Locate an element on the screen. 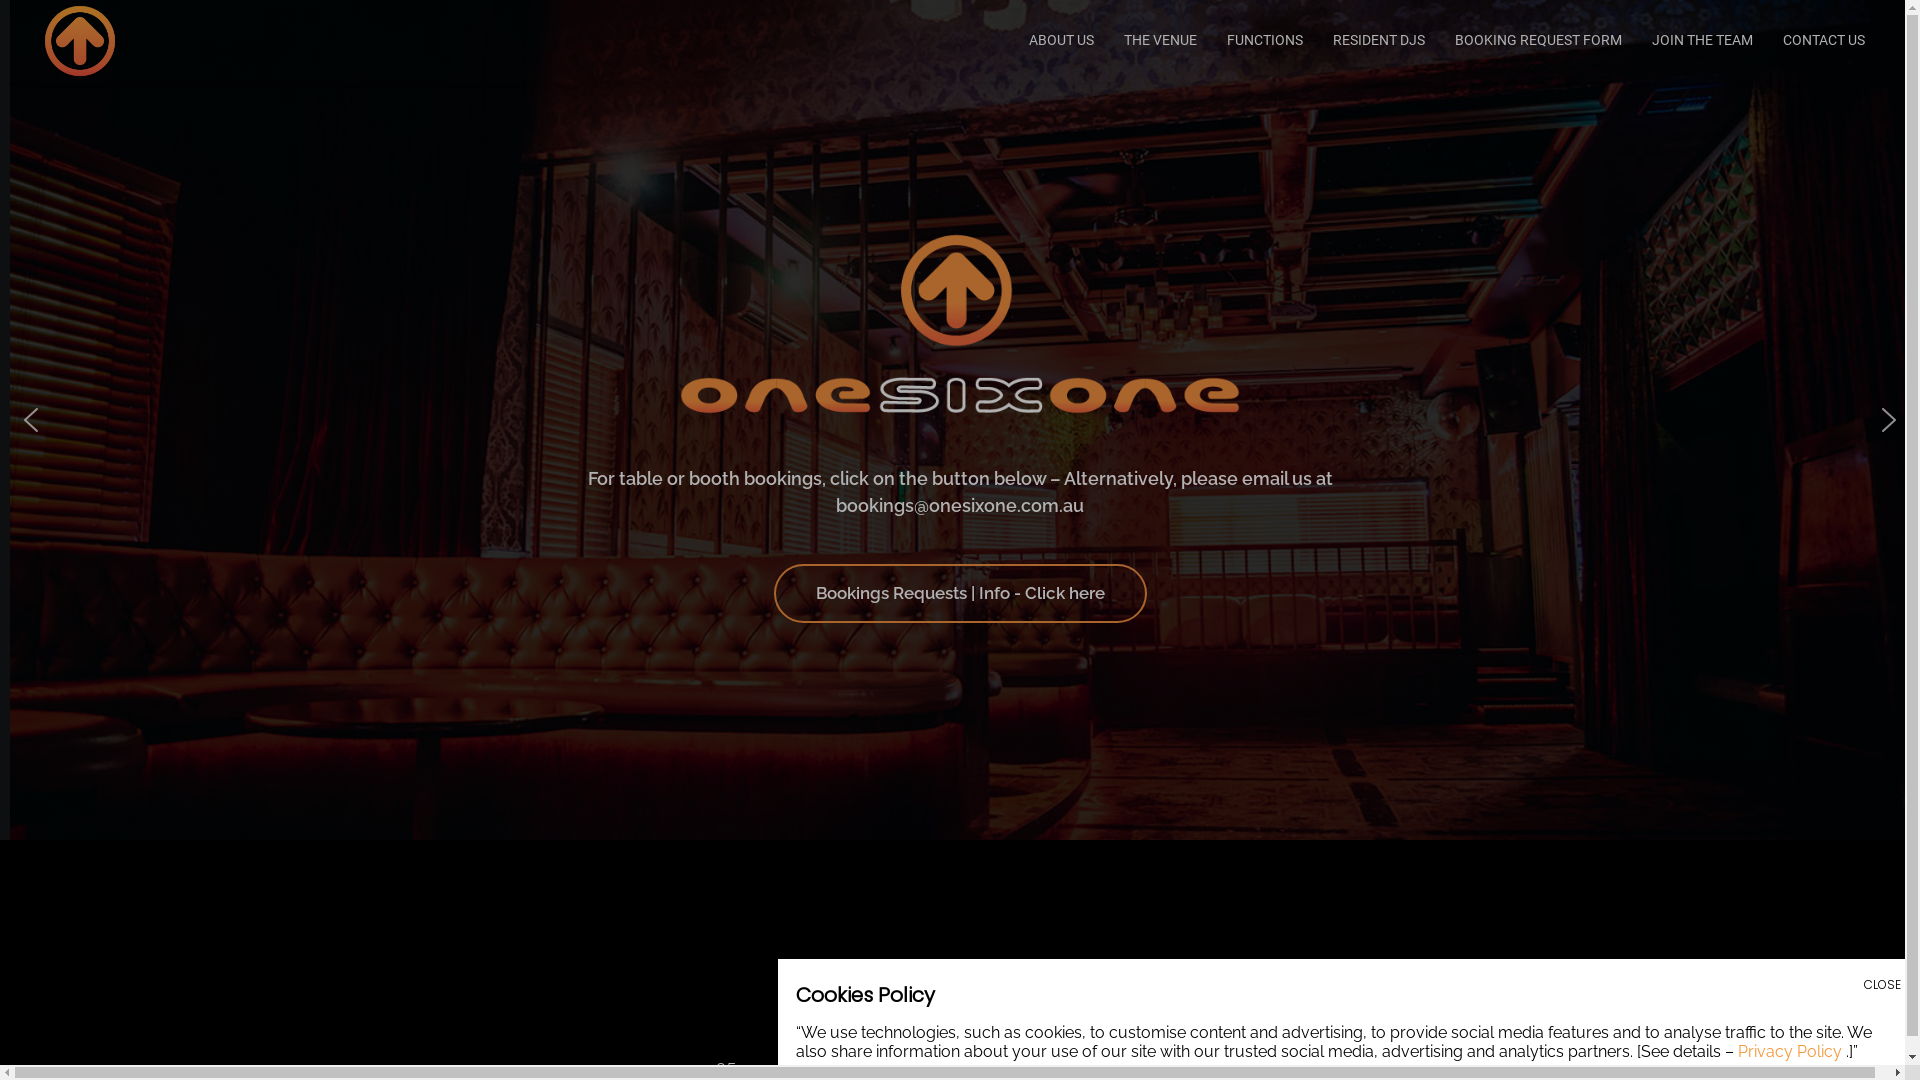  'THE VENUE' is located at coordinates (1160, 39).